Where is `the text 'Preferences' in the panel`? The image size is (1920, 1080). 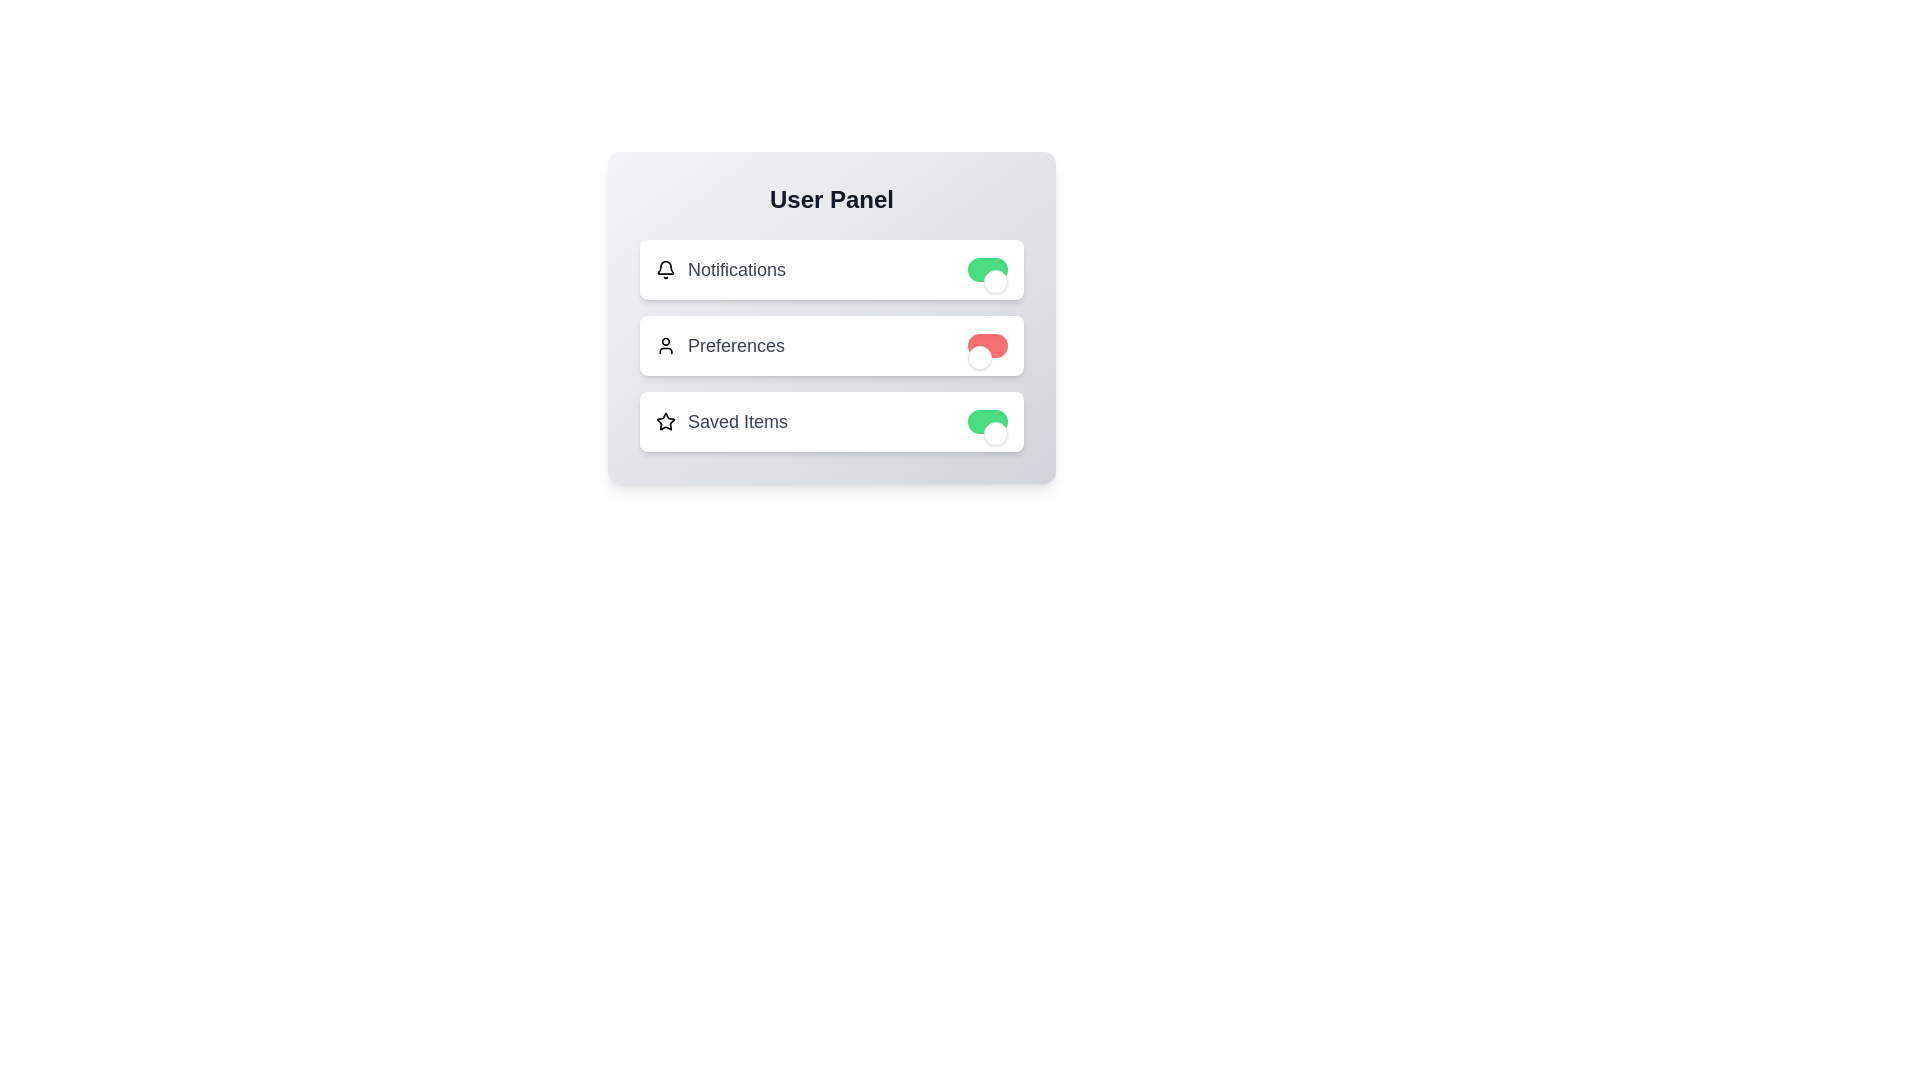
the text 'Preferences' in the panel is located at coordinates (735, 345).